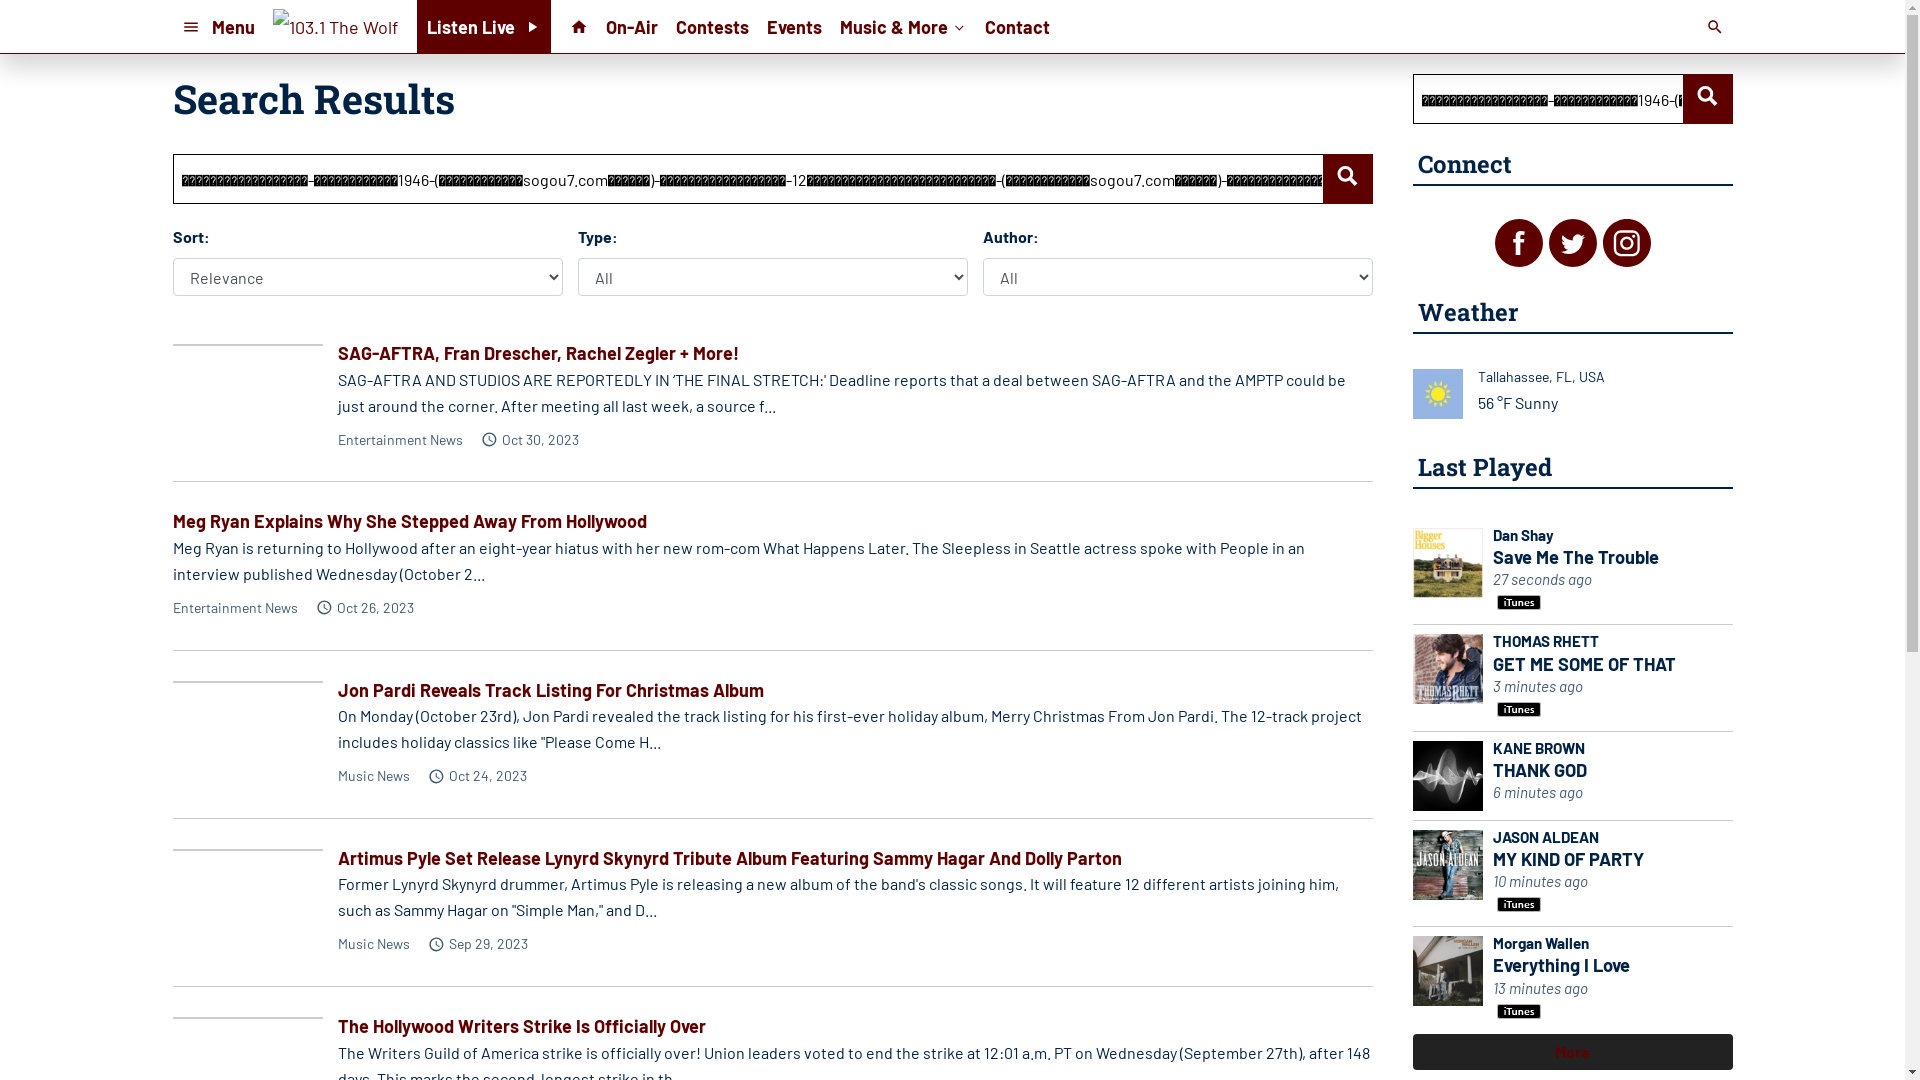 The height and width of the screenshot is (1080, 1920). I want to click on 'Search', so click(1706, 99).